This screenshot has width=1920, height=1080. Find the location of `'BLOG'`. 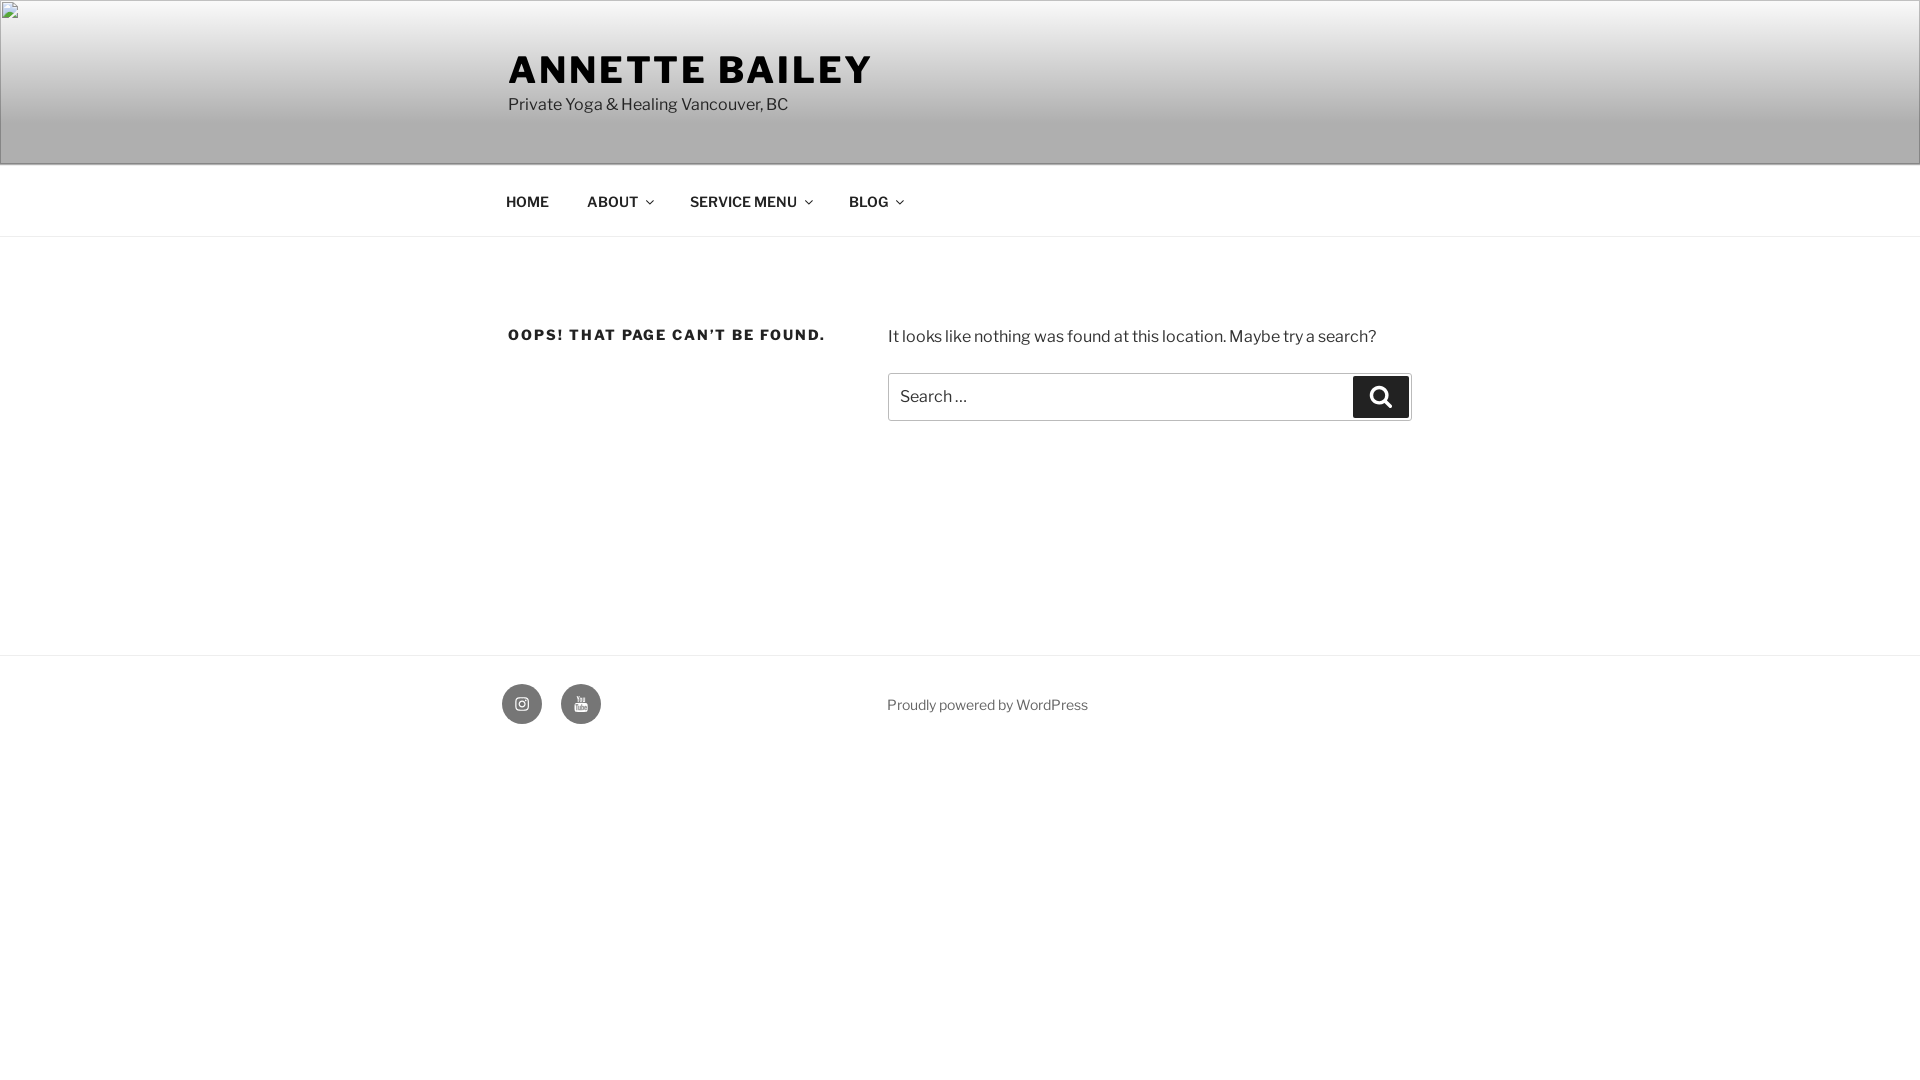

'BLOG' is located at coordinates (874, 200).